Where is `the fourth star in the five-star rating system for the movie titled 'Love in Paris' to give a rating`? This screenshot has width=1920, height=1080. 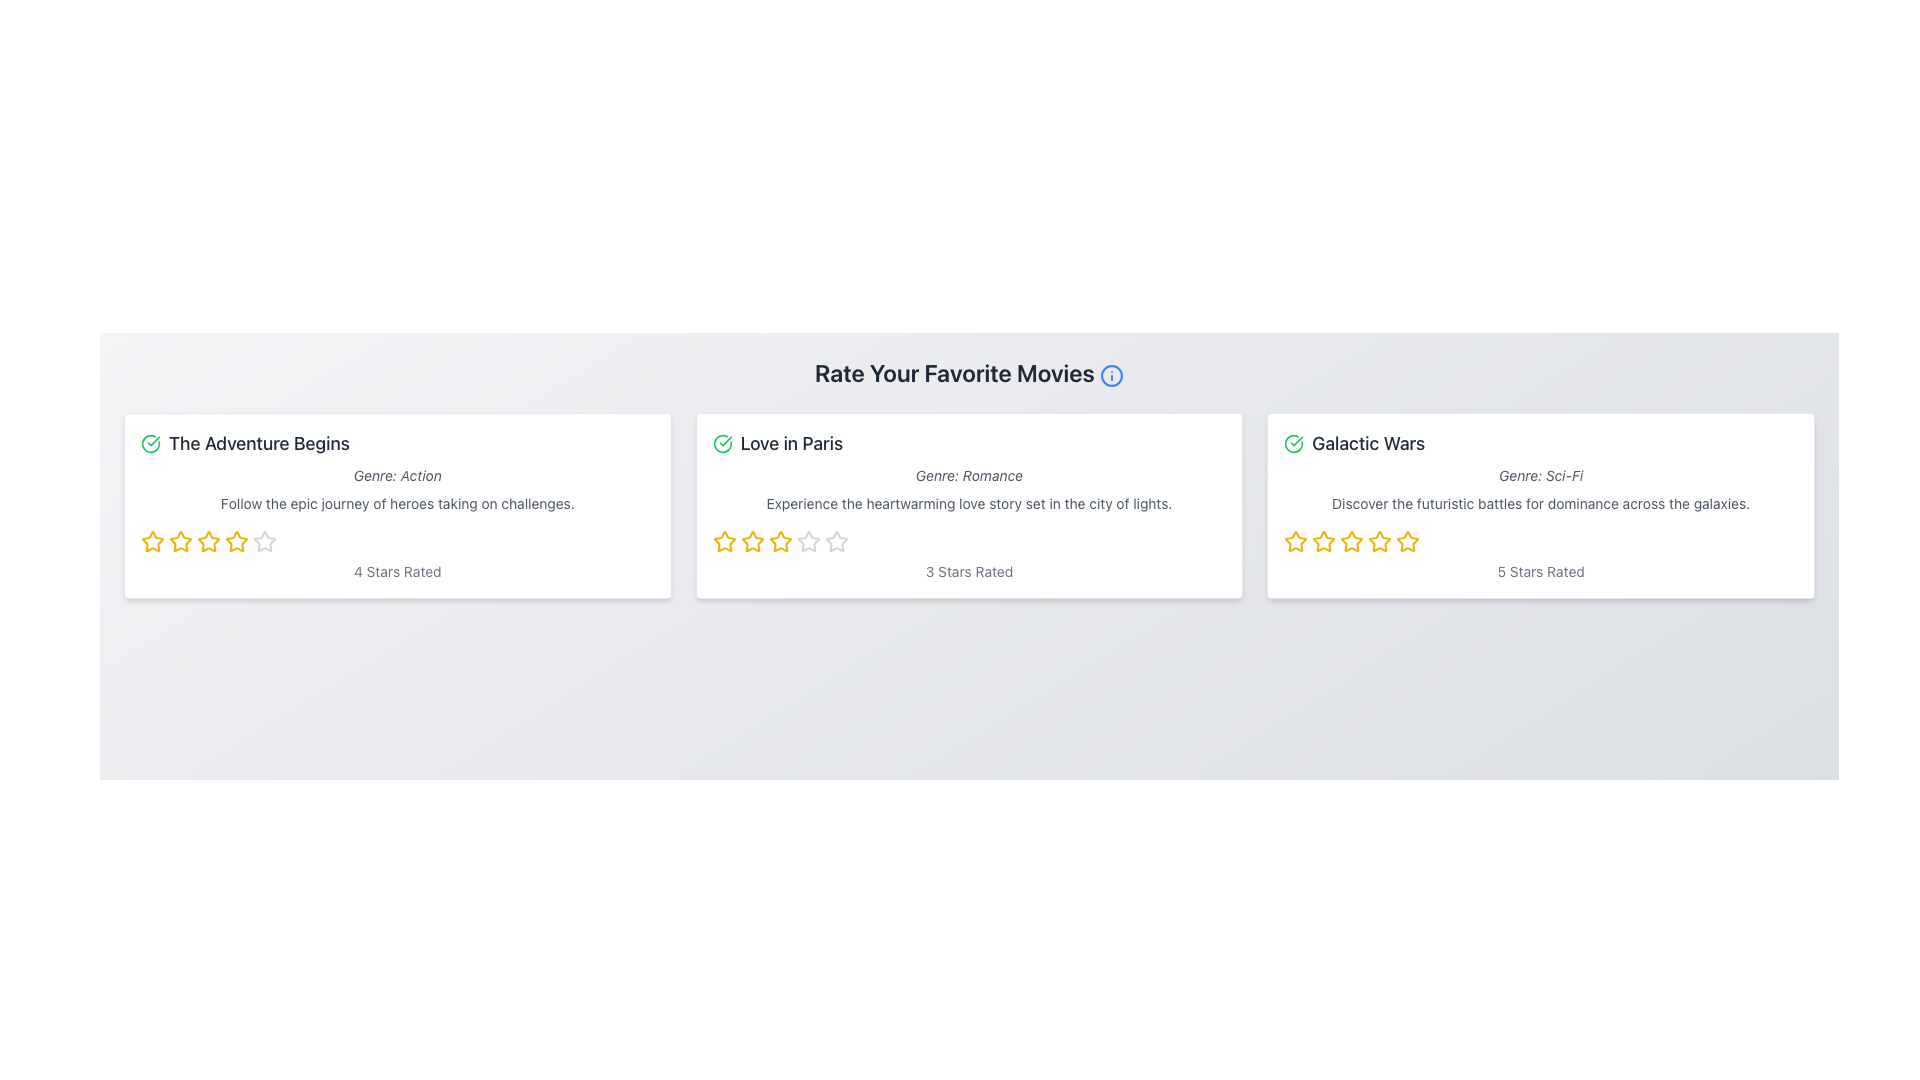
the fourth star in the five-star rating system for the movie titled 'Love in Paris' to give a rating is located at coordinates (779, 542).